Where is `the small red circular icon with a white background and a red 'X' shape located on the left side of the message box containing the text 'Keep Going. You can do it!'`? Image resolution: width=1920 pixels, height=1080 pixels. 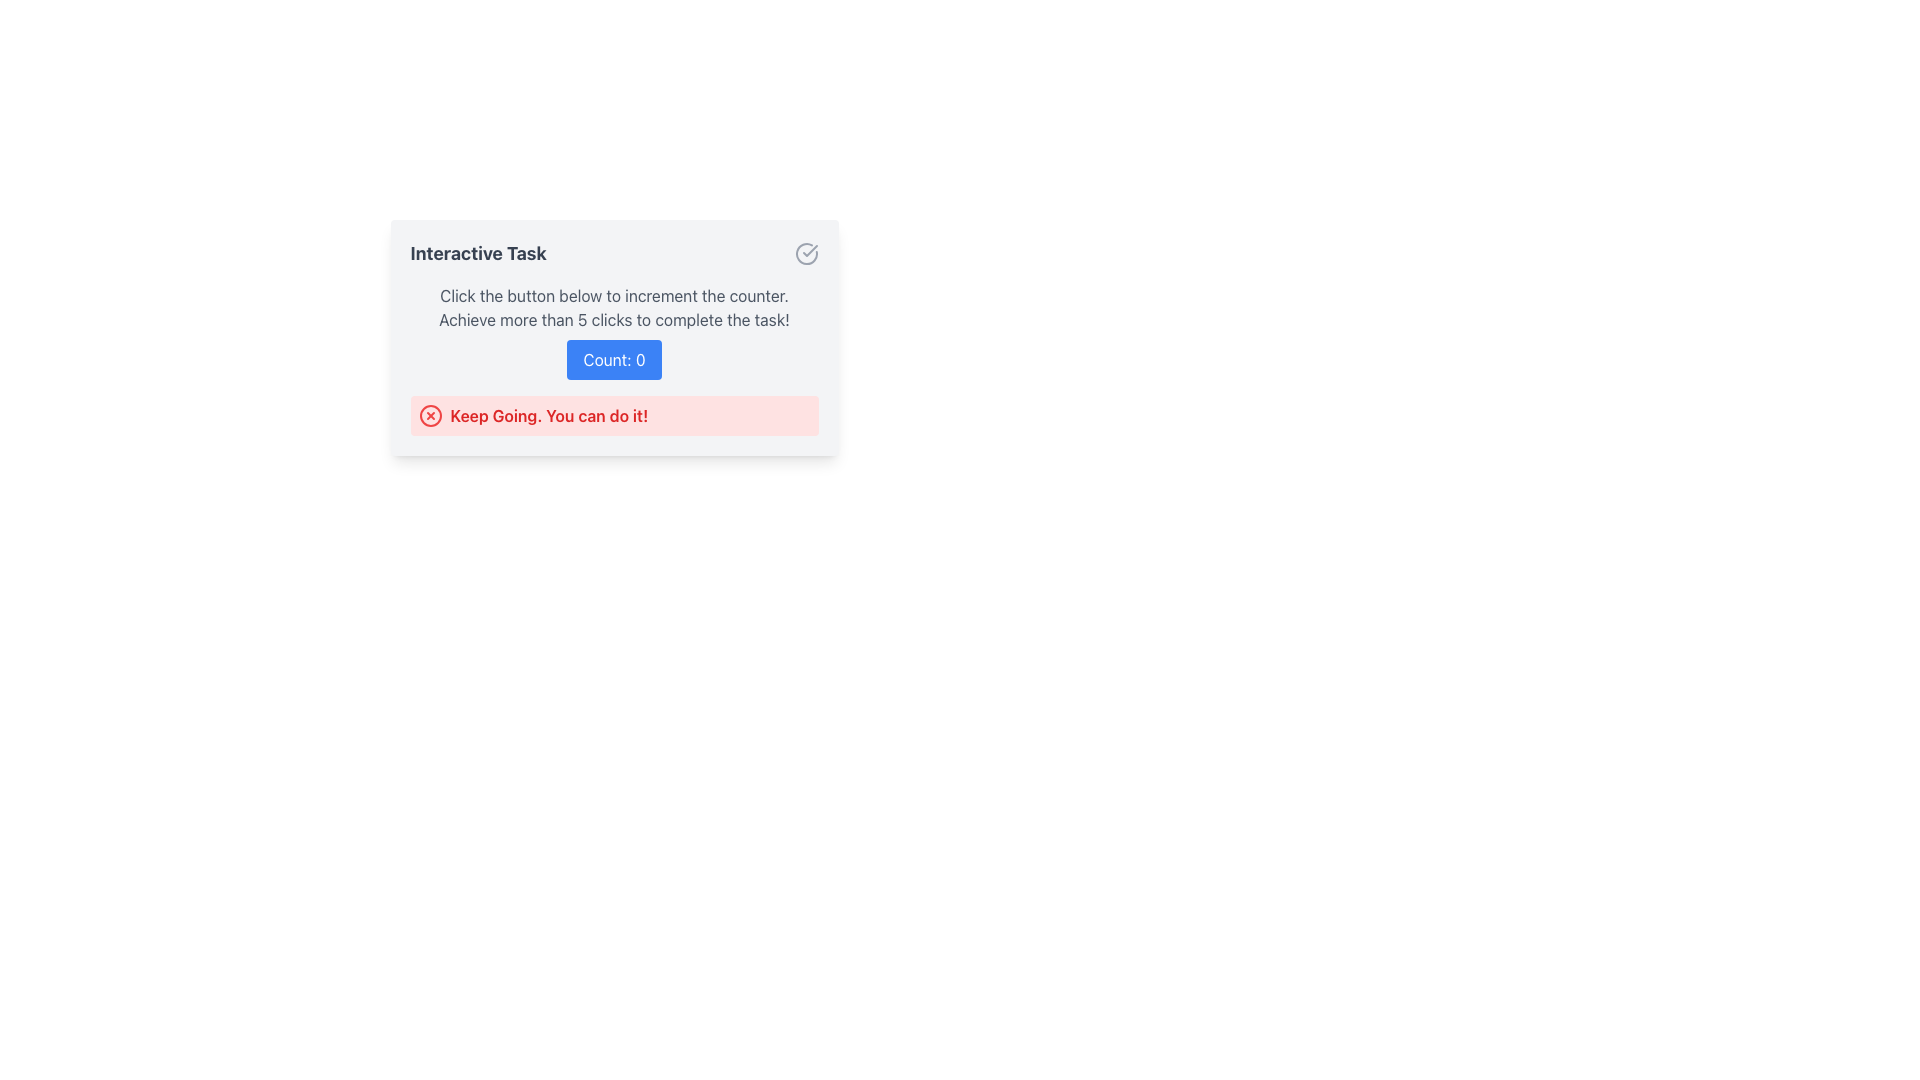
the small red circular icon with a white background and a red 'X' shape located on the left side of the message box containing the text 'Keep Going. You can do it!' is located at coordinates (429, 415).